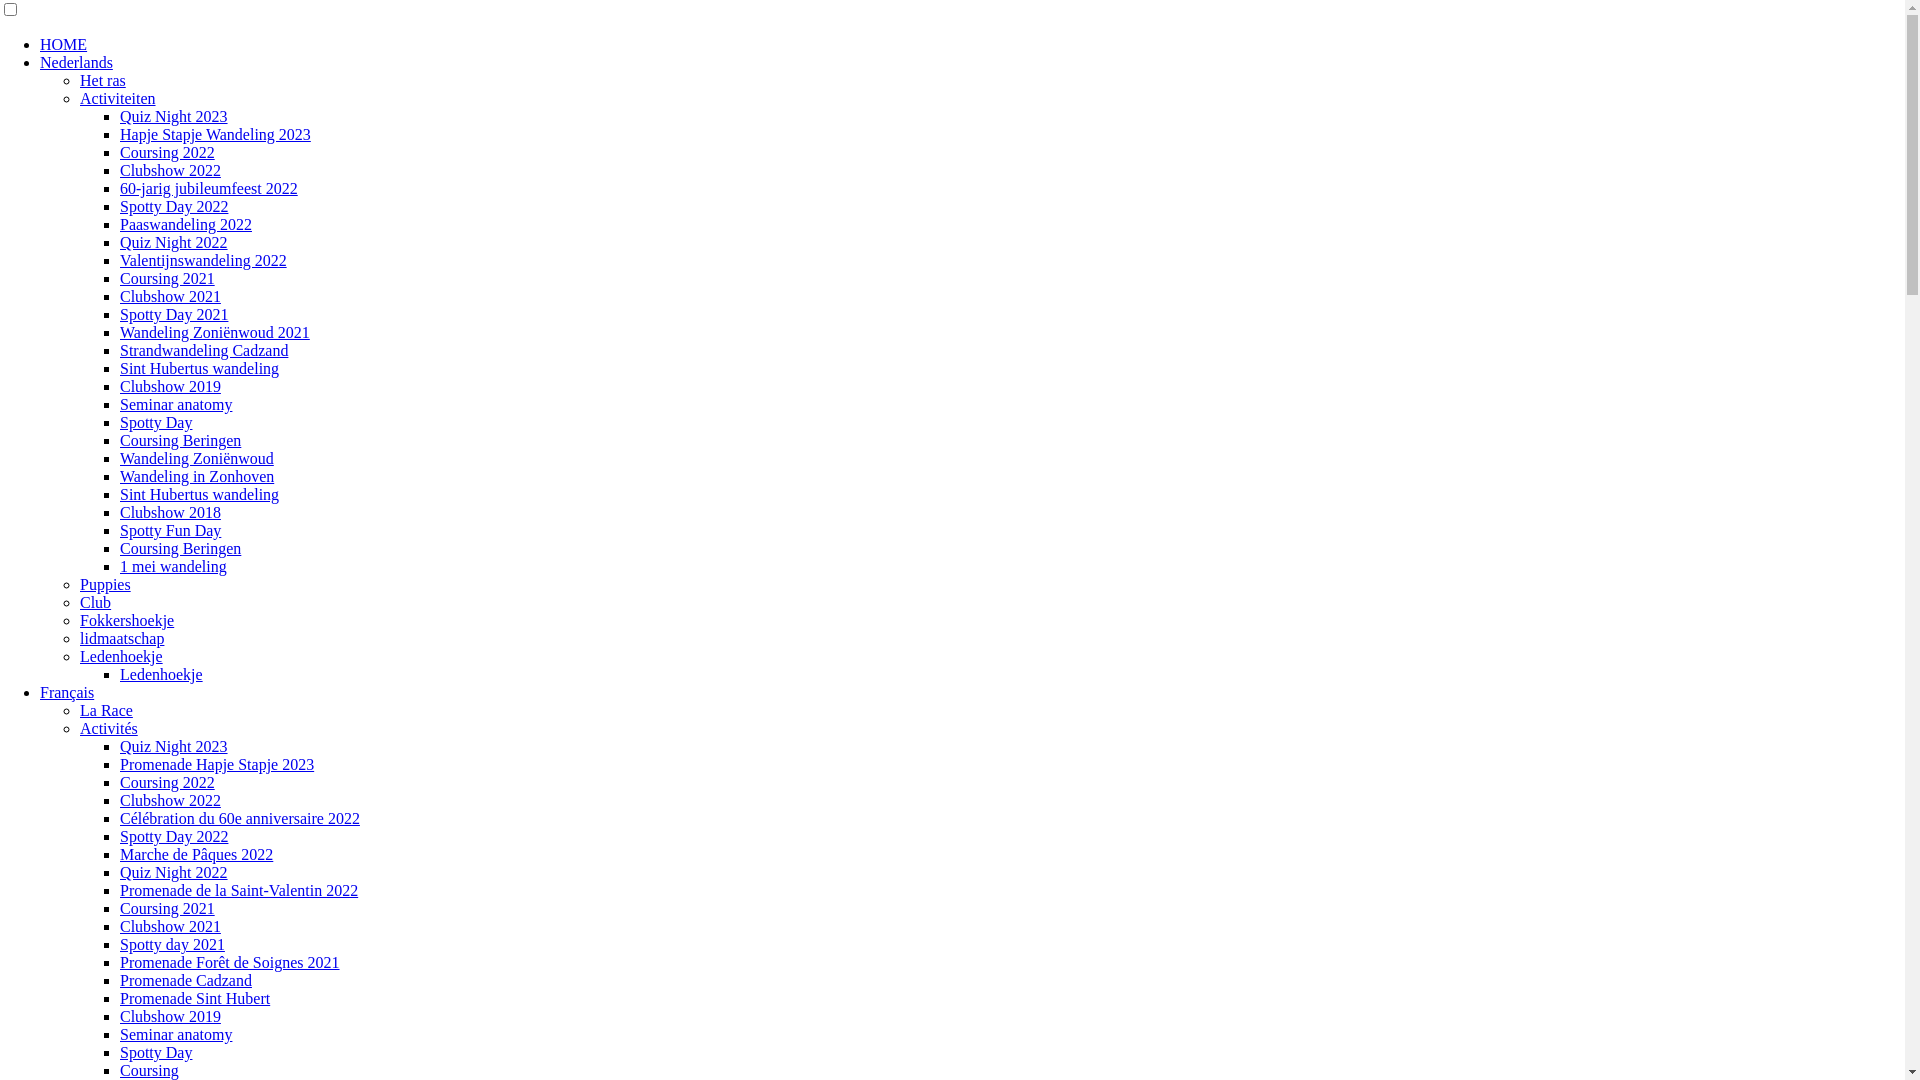 This screenshot has height=1080, width=1920. Describe the element at coordinates (173, 871) in the screenshot. I see `'Quiz Night 2022'` at that location.